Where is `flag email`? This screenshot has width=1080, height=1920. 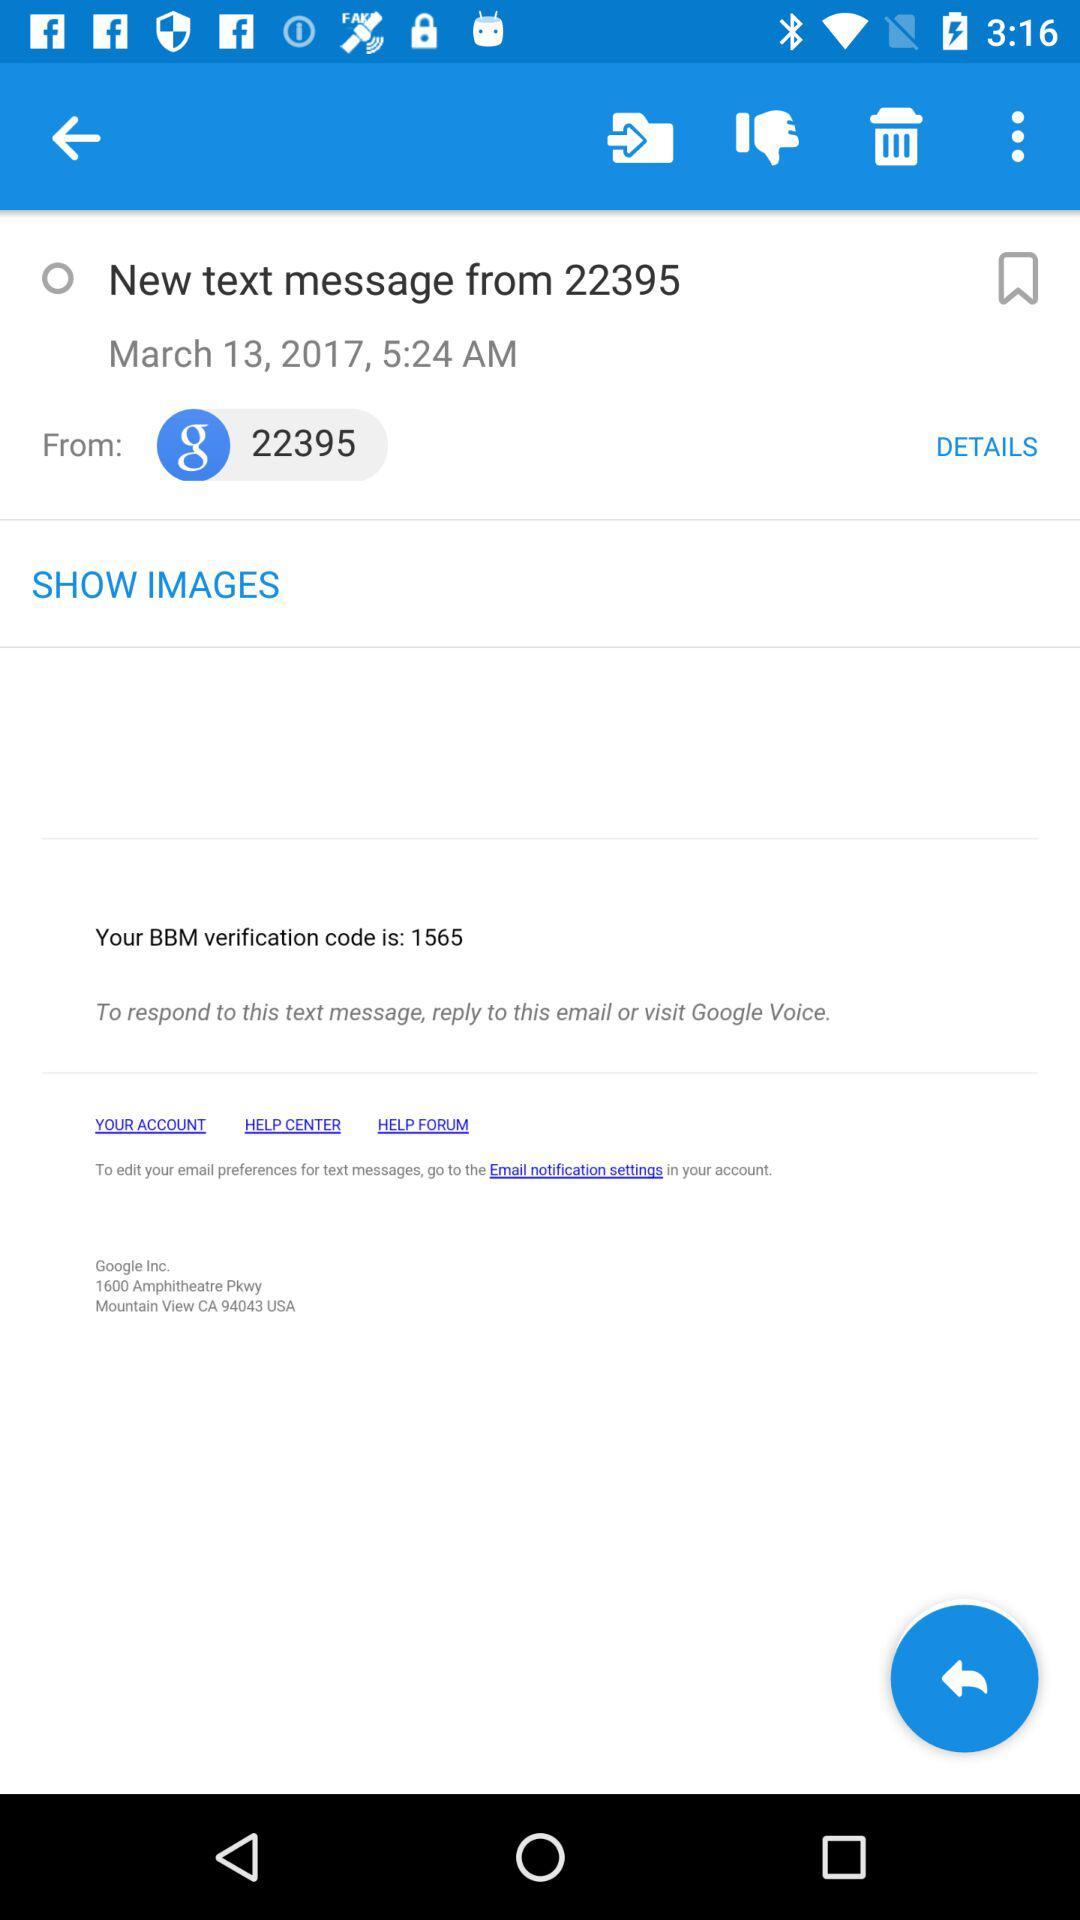
flag email is located at coordinates (1017, 277).